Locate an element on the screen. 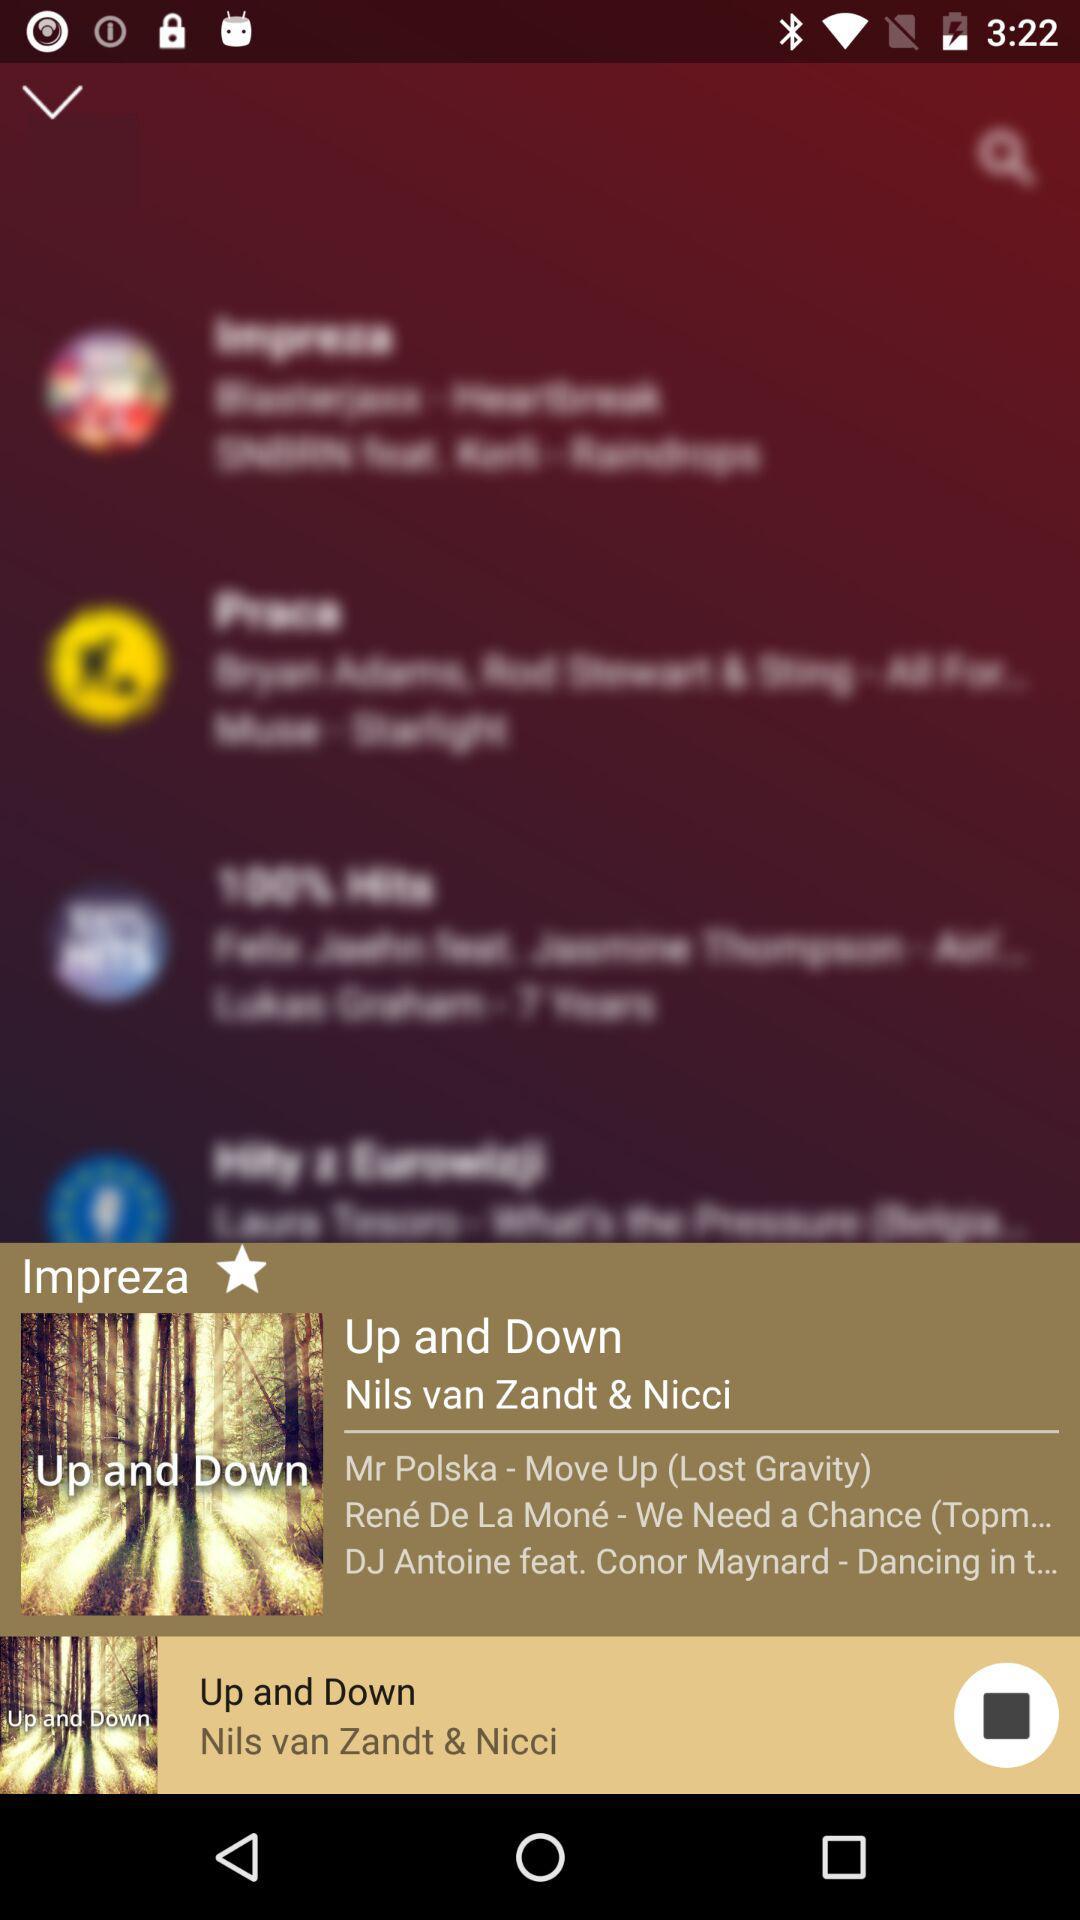 The width and height of the screenshot is (1080, 1920). the star after the impreza is located at coordinates (231, 1271).